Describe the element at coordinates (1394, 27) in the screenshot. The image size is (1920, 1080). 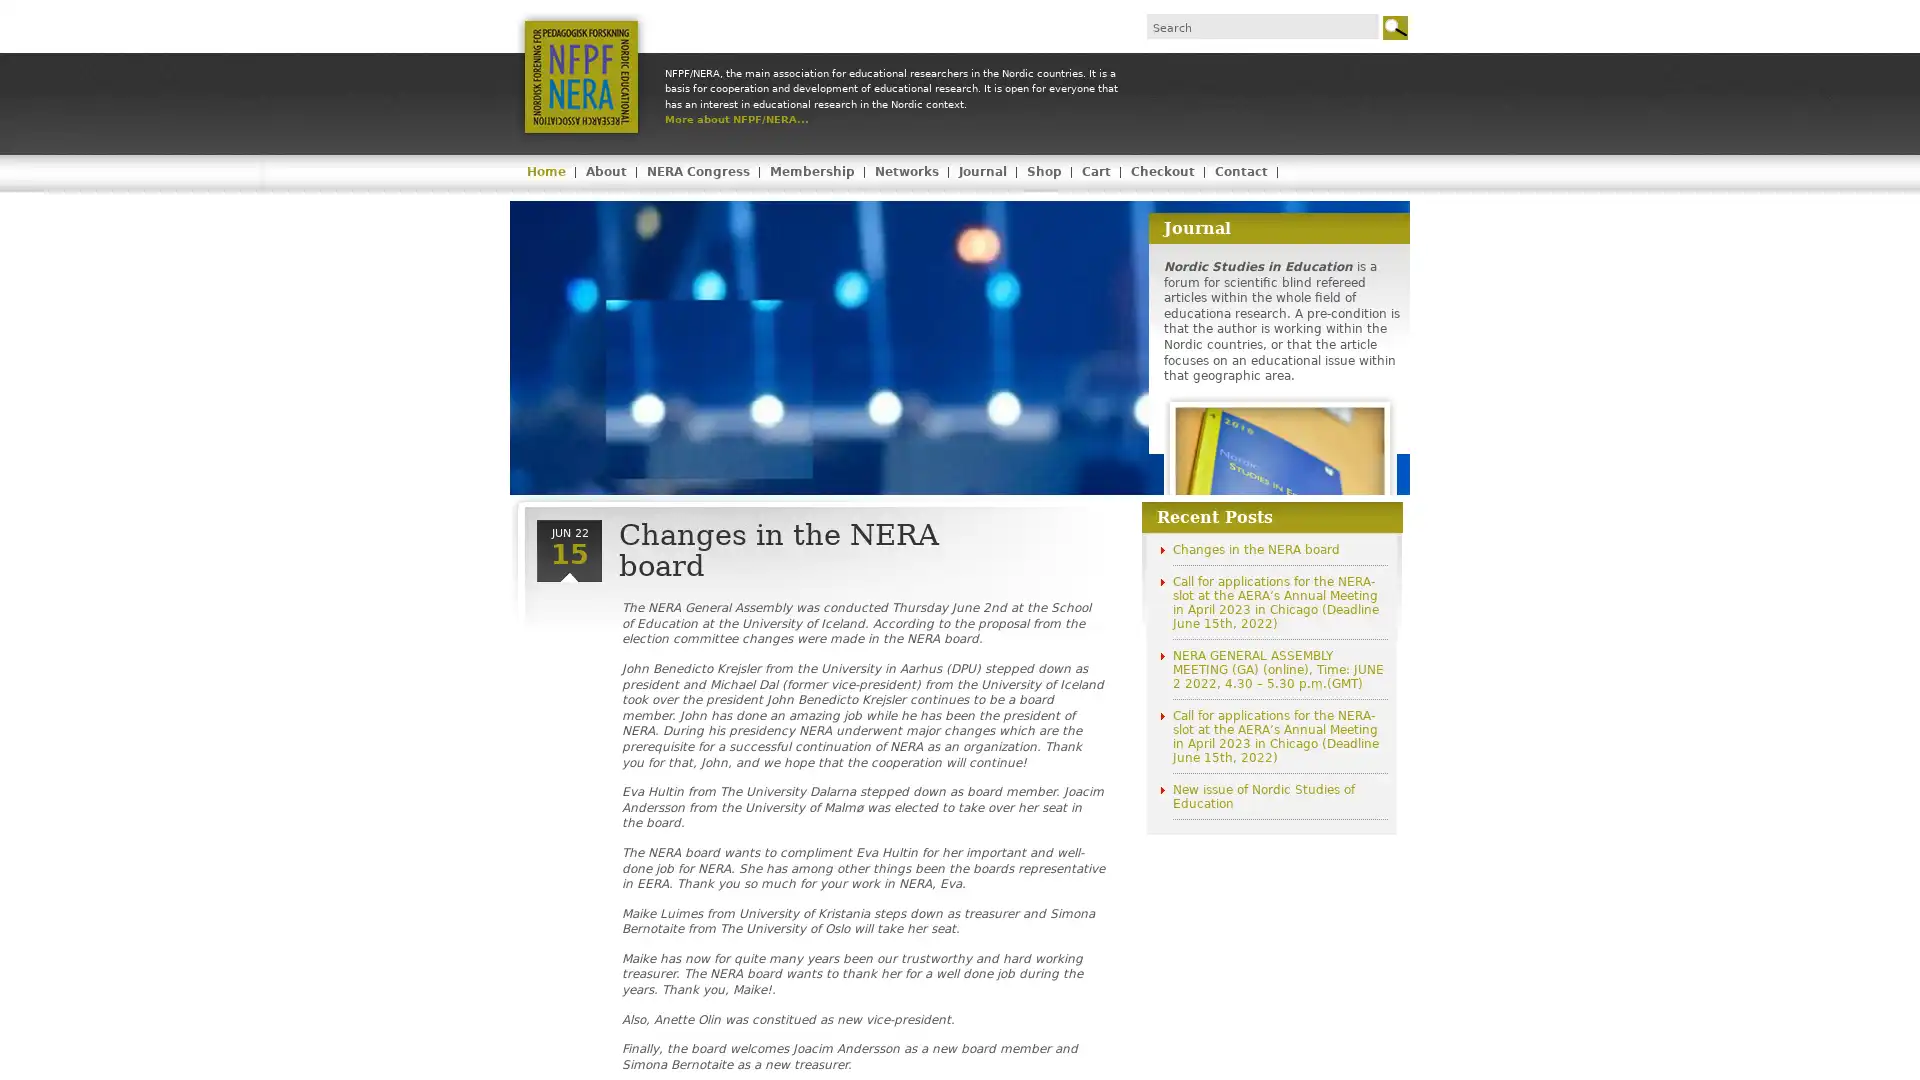
I see `Go` at that location.